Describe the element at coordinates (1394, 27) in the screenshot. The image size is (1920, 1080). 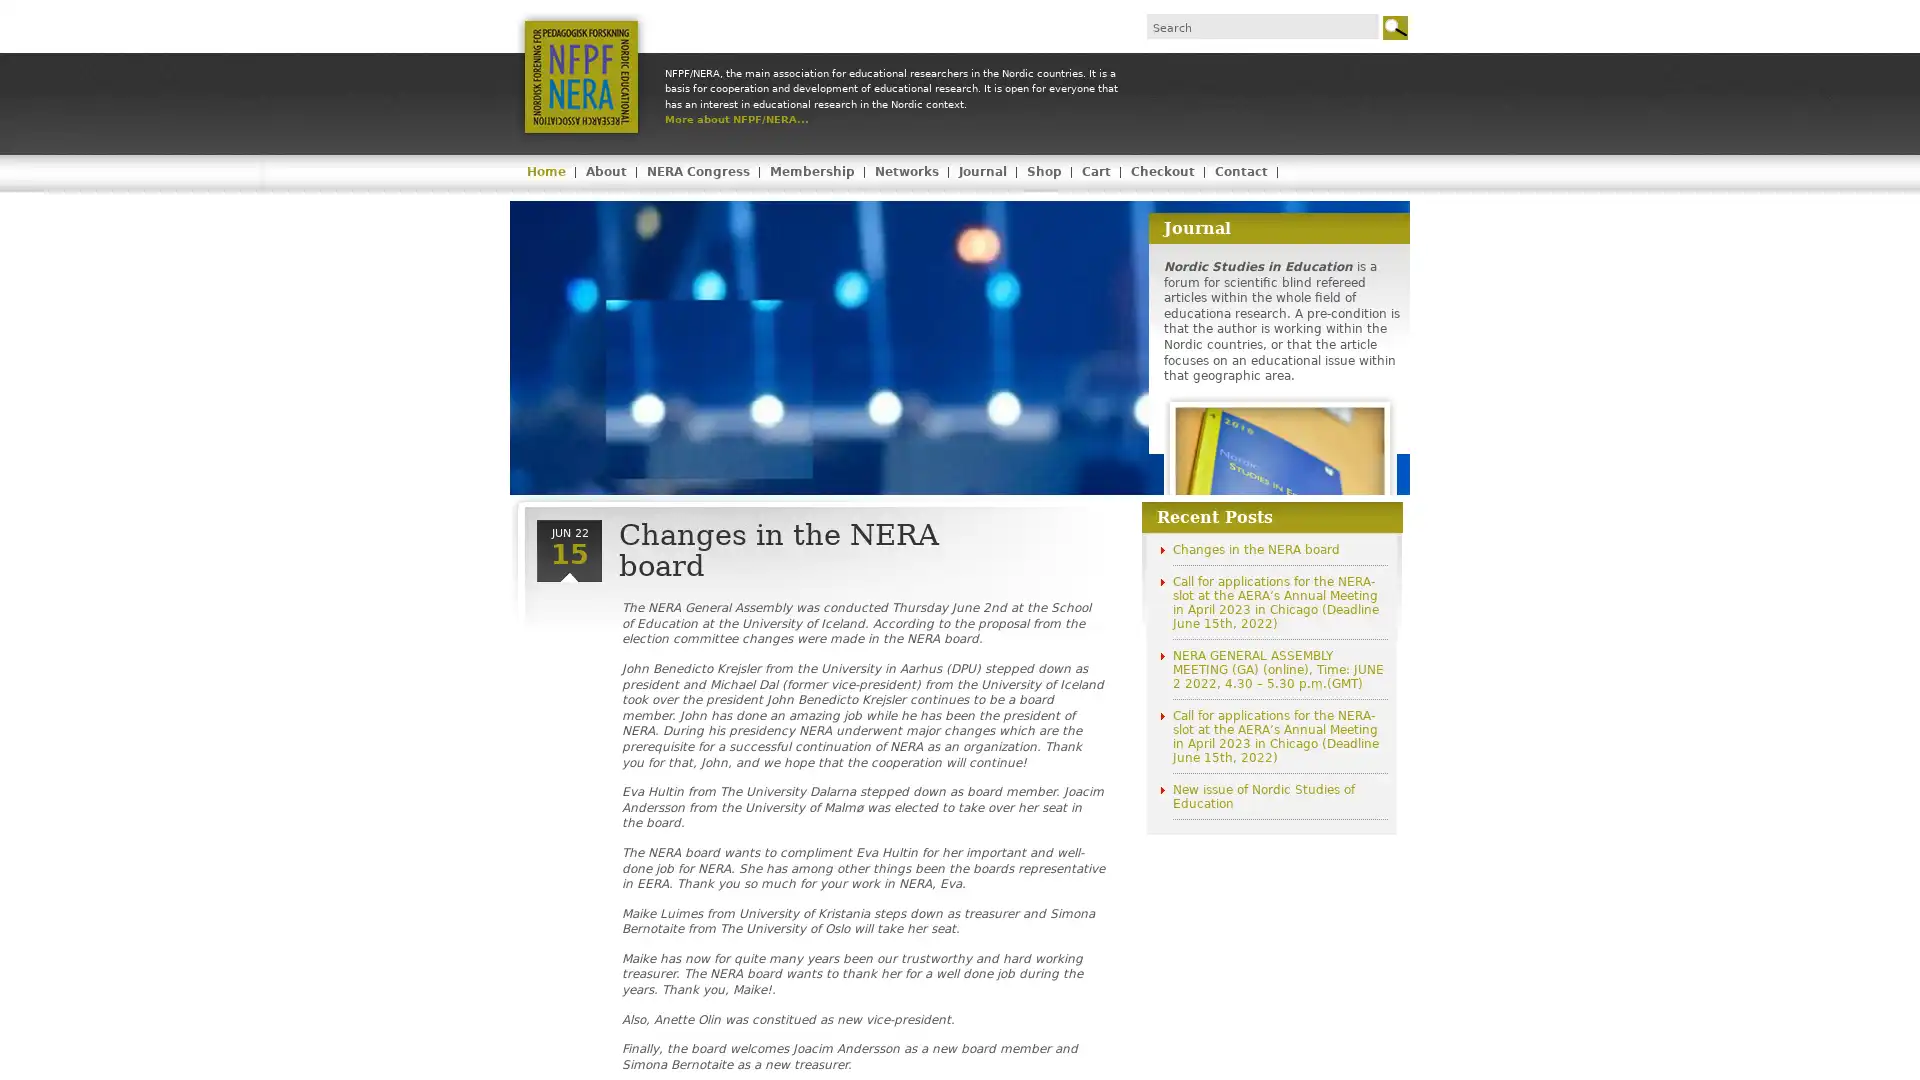
I see `Go` at that location.